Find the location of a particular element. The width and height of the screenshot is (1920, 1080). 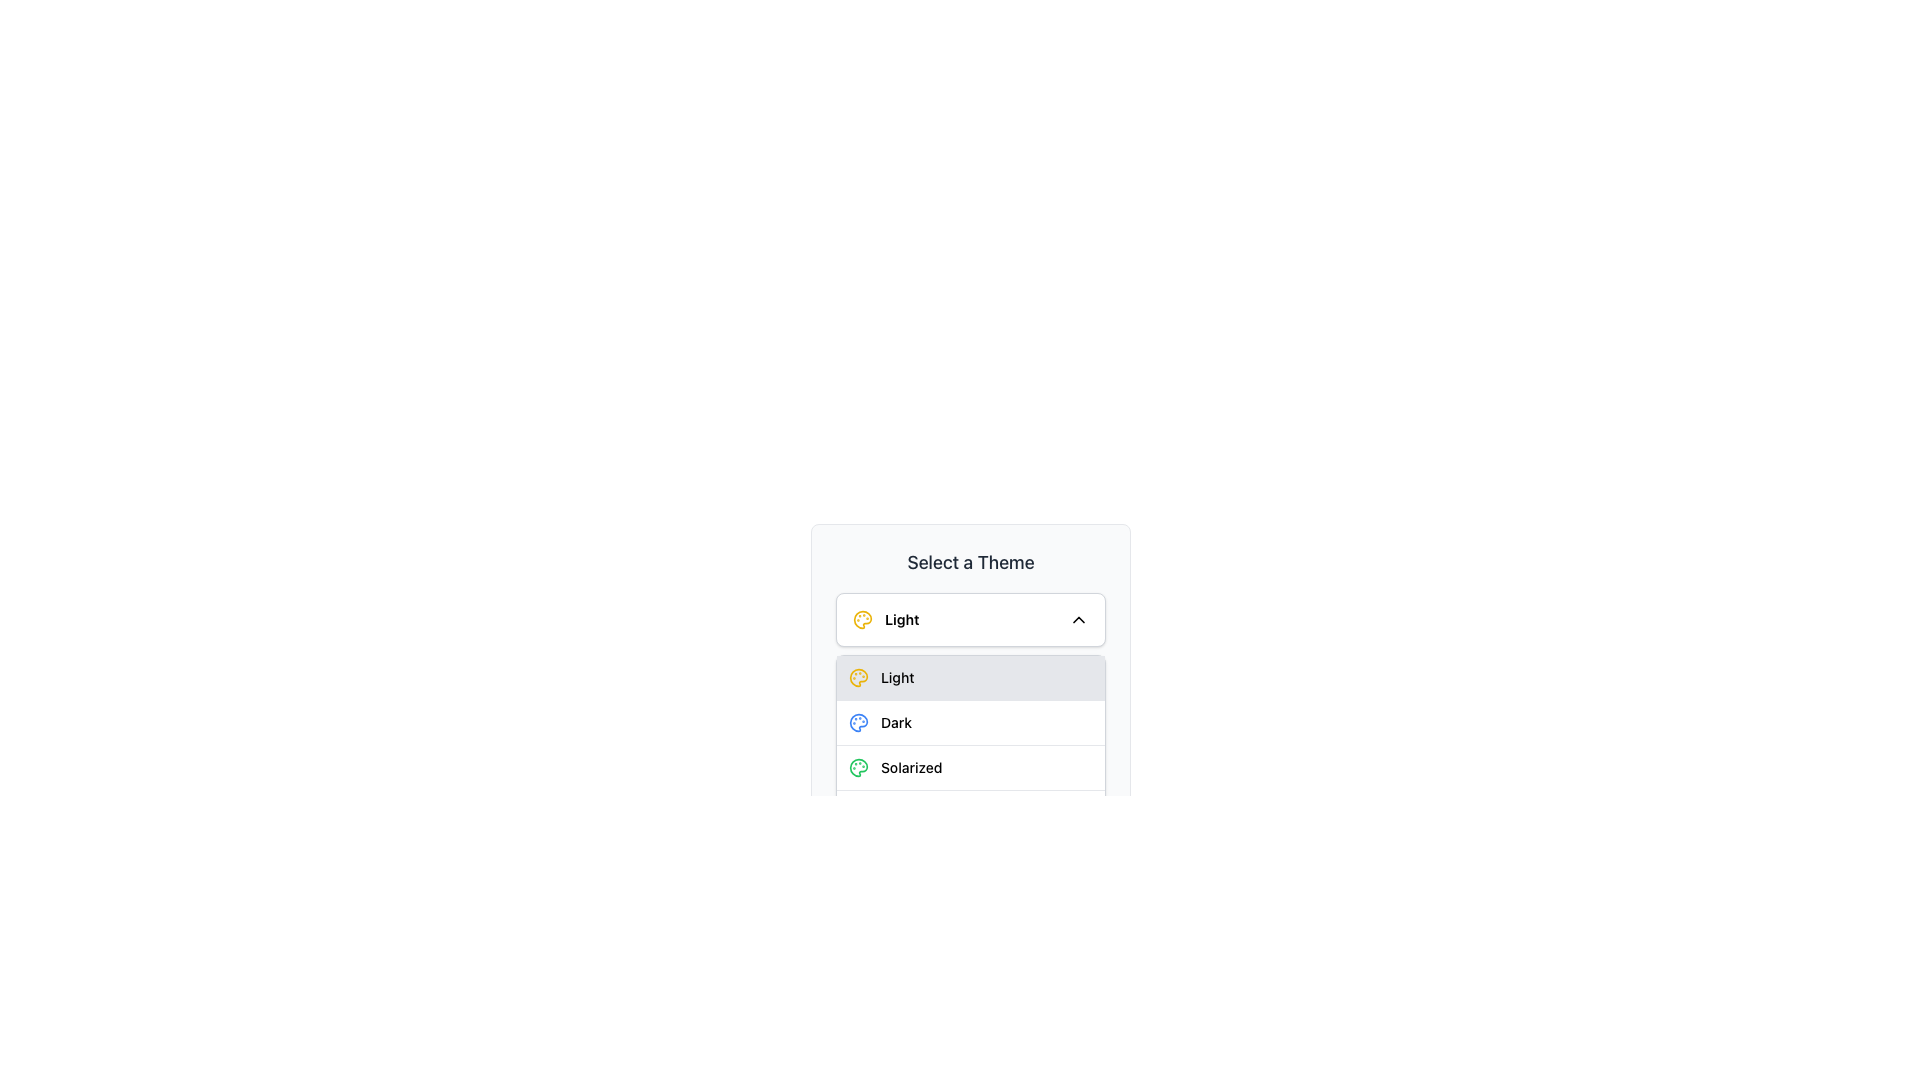

the 'Dark' theme option listed as the second row under 'Select a Theme' to apply the dark theme to the application interface is located at coordinates (970, 721).